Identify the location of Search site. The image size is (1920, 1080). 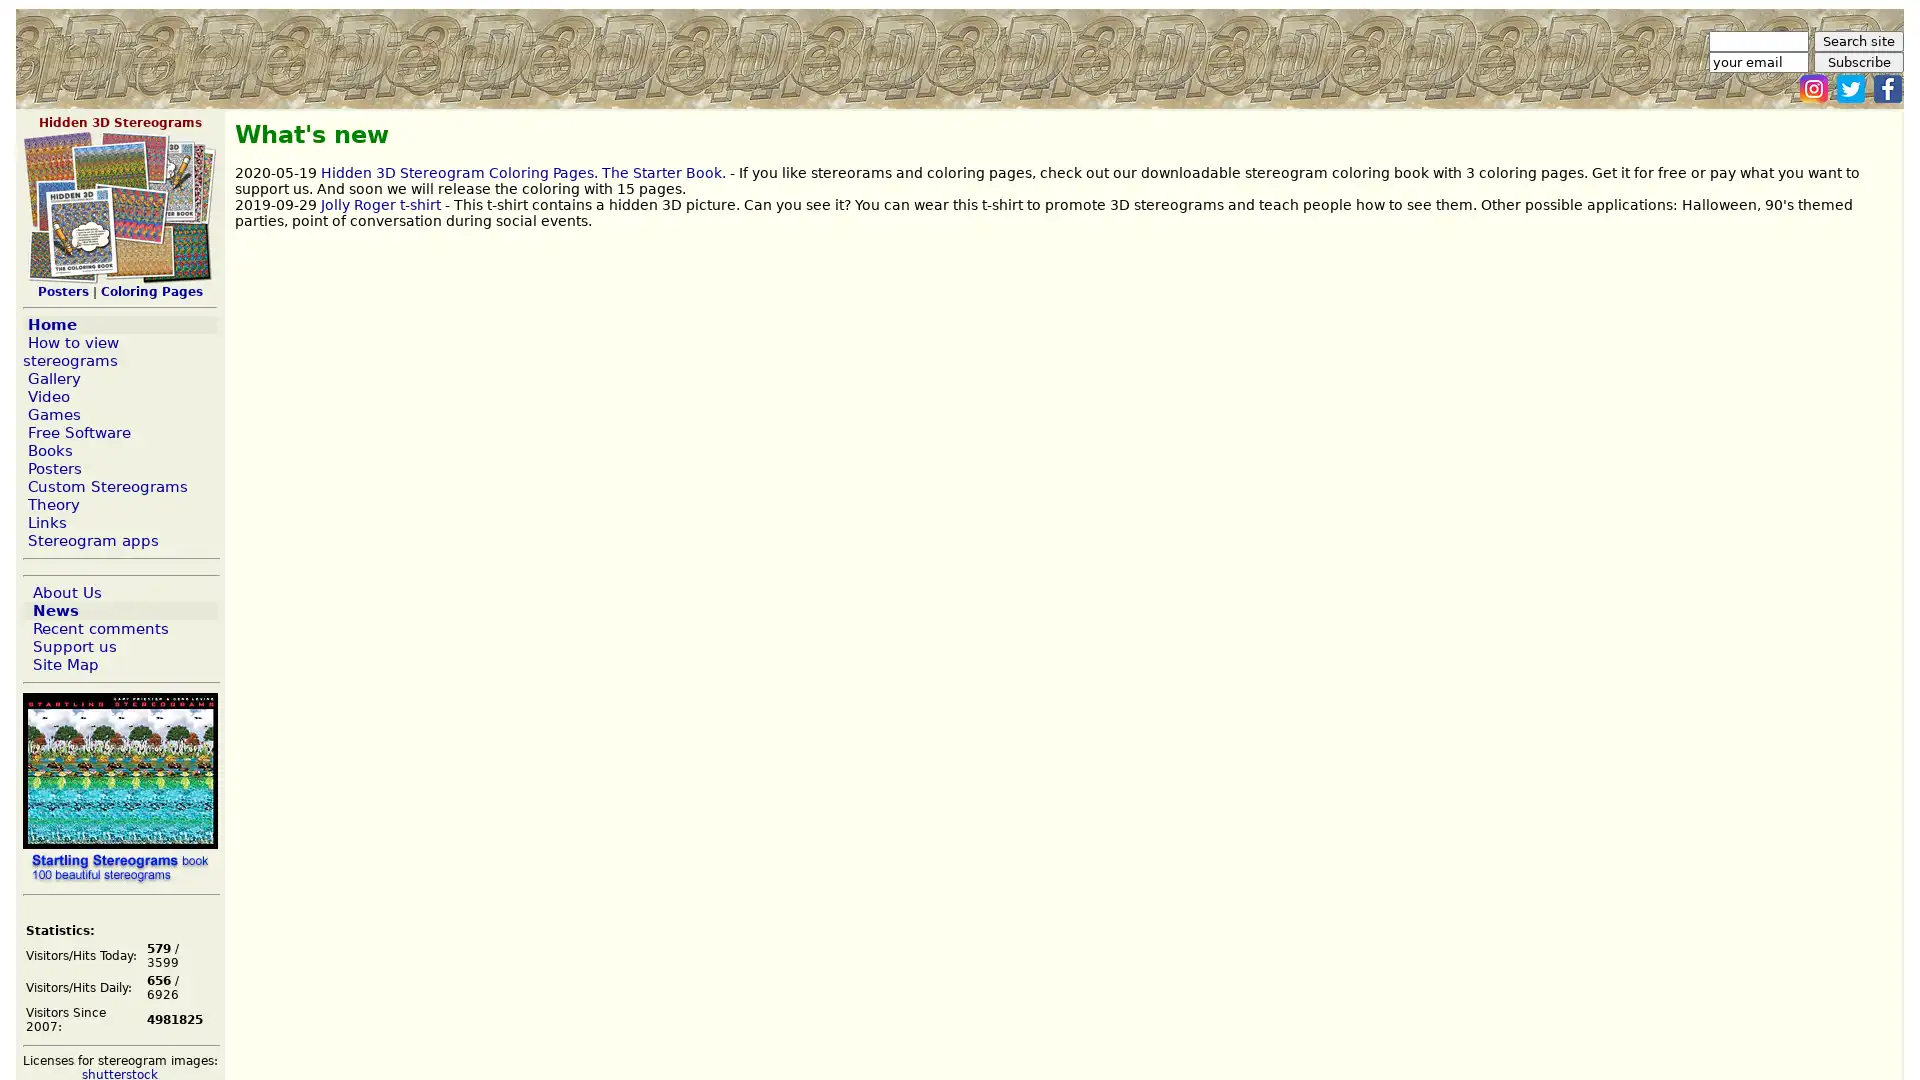
(1857, 41).